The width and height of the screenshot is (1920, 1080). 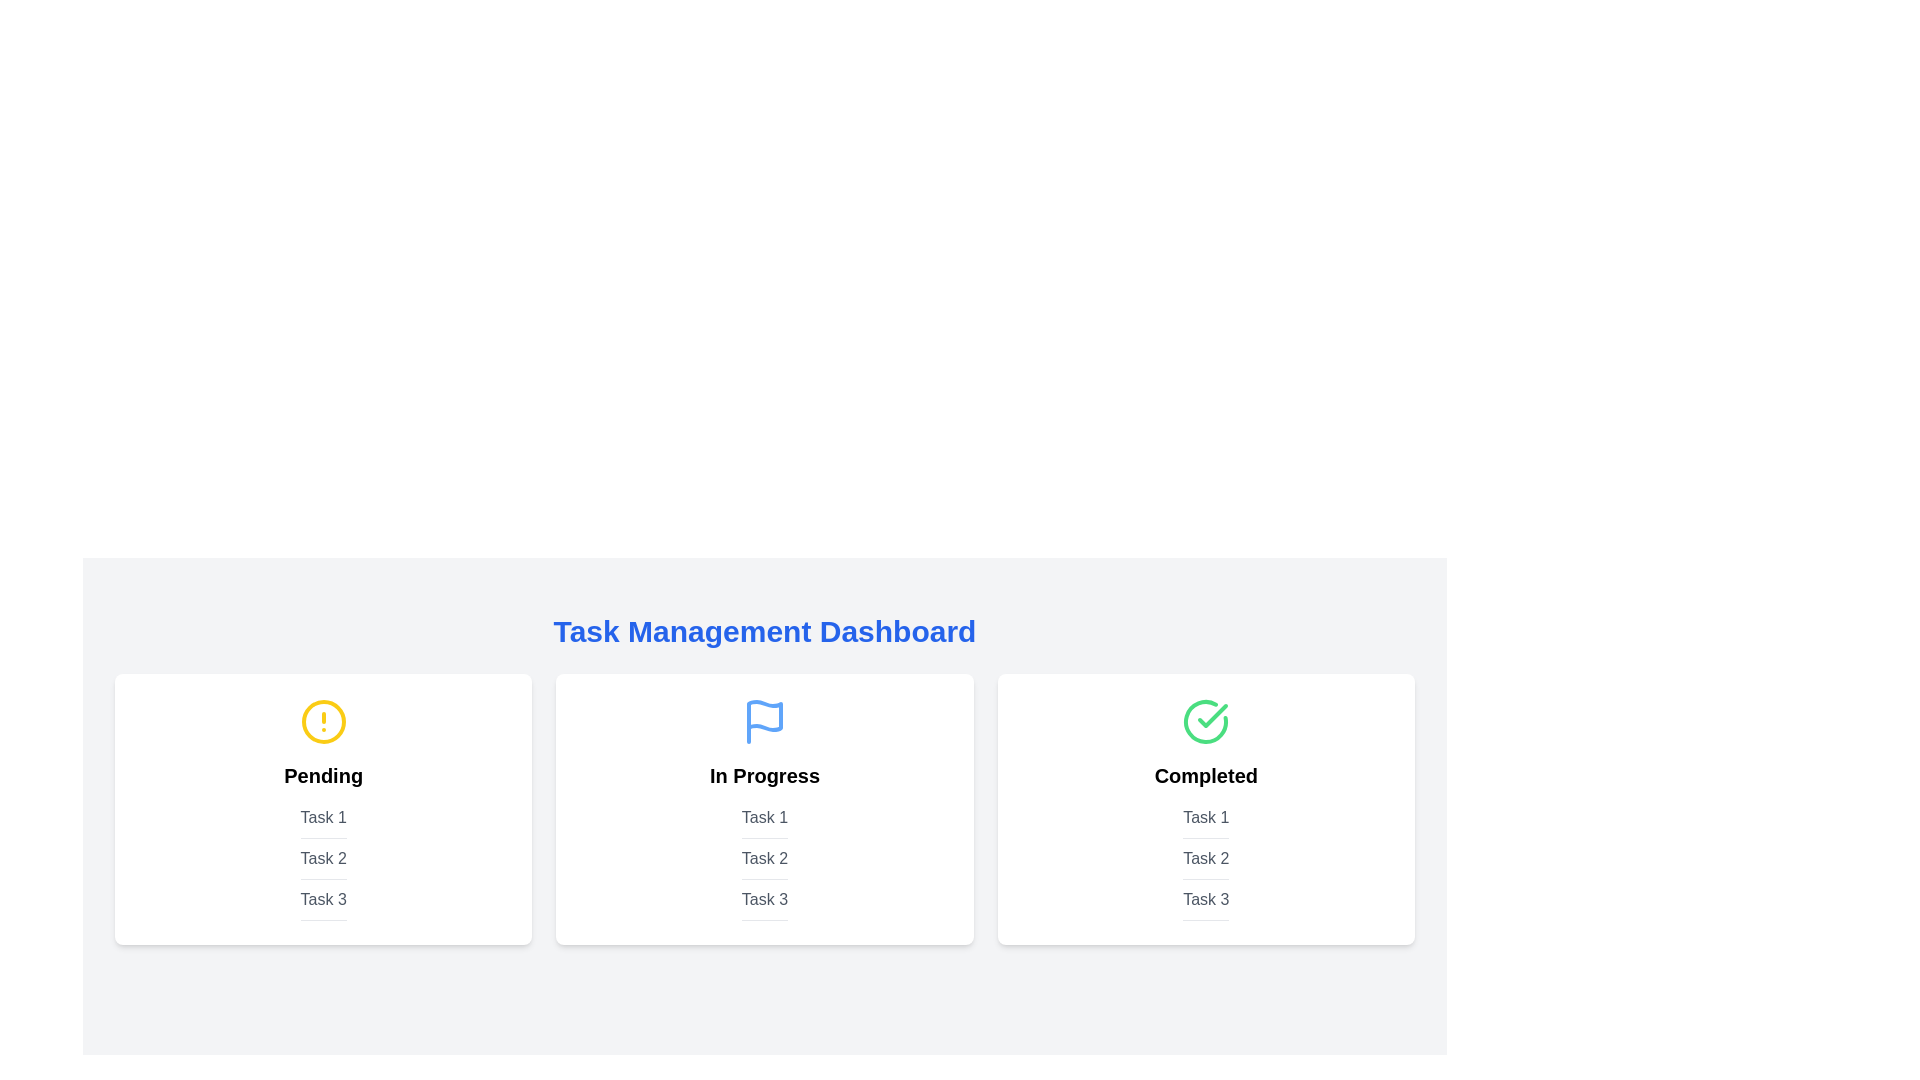 What do you see at coordinates (1205, 774) in the screenshot?
I see `the 'Completed' status label located within the 'Completed' card, positioned below the green checkmark icon and above the list of tasks` at bounding box center [1205, 774].